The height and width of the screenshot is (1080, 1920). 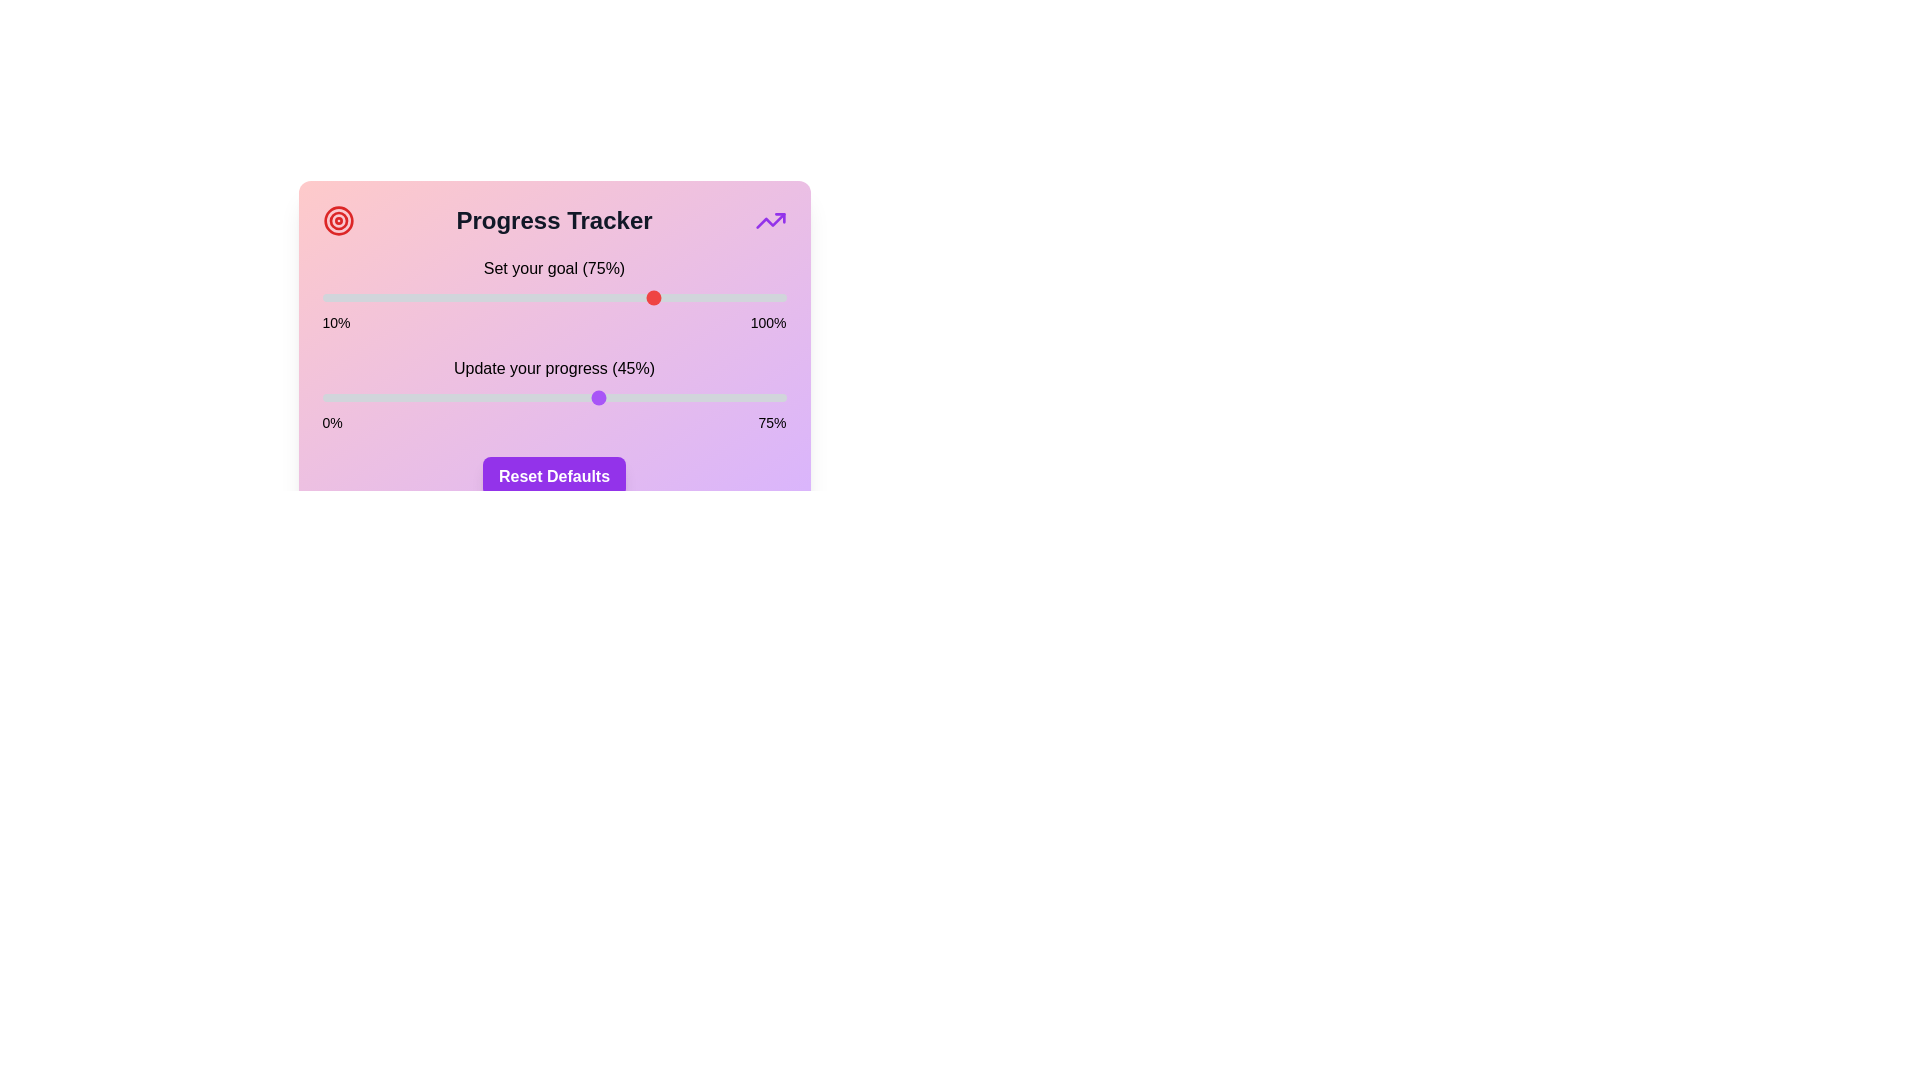 What do you see at coordinates (744, 297) in the screenshot?
I see `the 'Set your goal' slider to 92%` at bounding box center [744, 297].